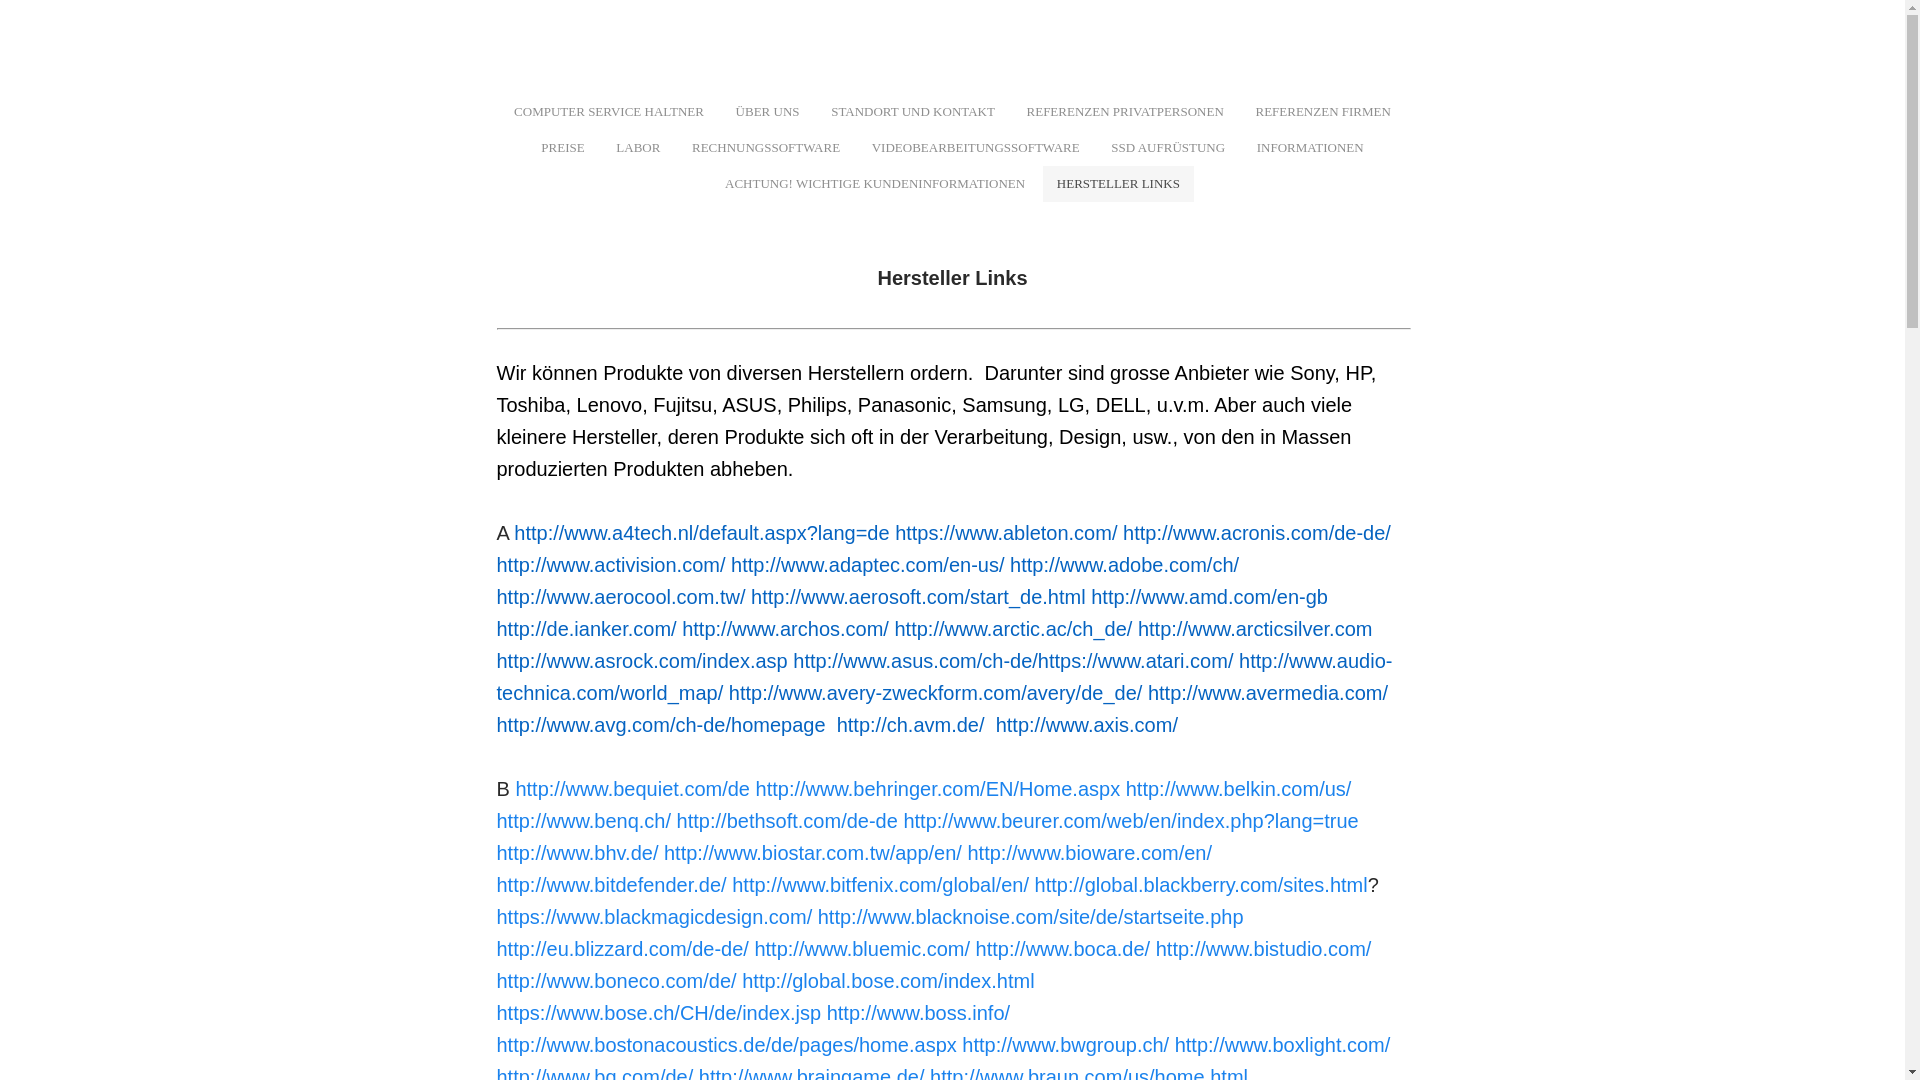 The height and width of the screenshot is (1080, 1920). I want to click on 'http://bethsoft.com/de-de', so click(786, 821).